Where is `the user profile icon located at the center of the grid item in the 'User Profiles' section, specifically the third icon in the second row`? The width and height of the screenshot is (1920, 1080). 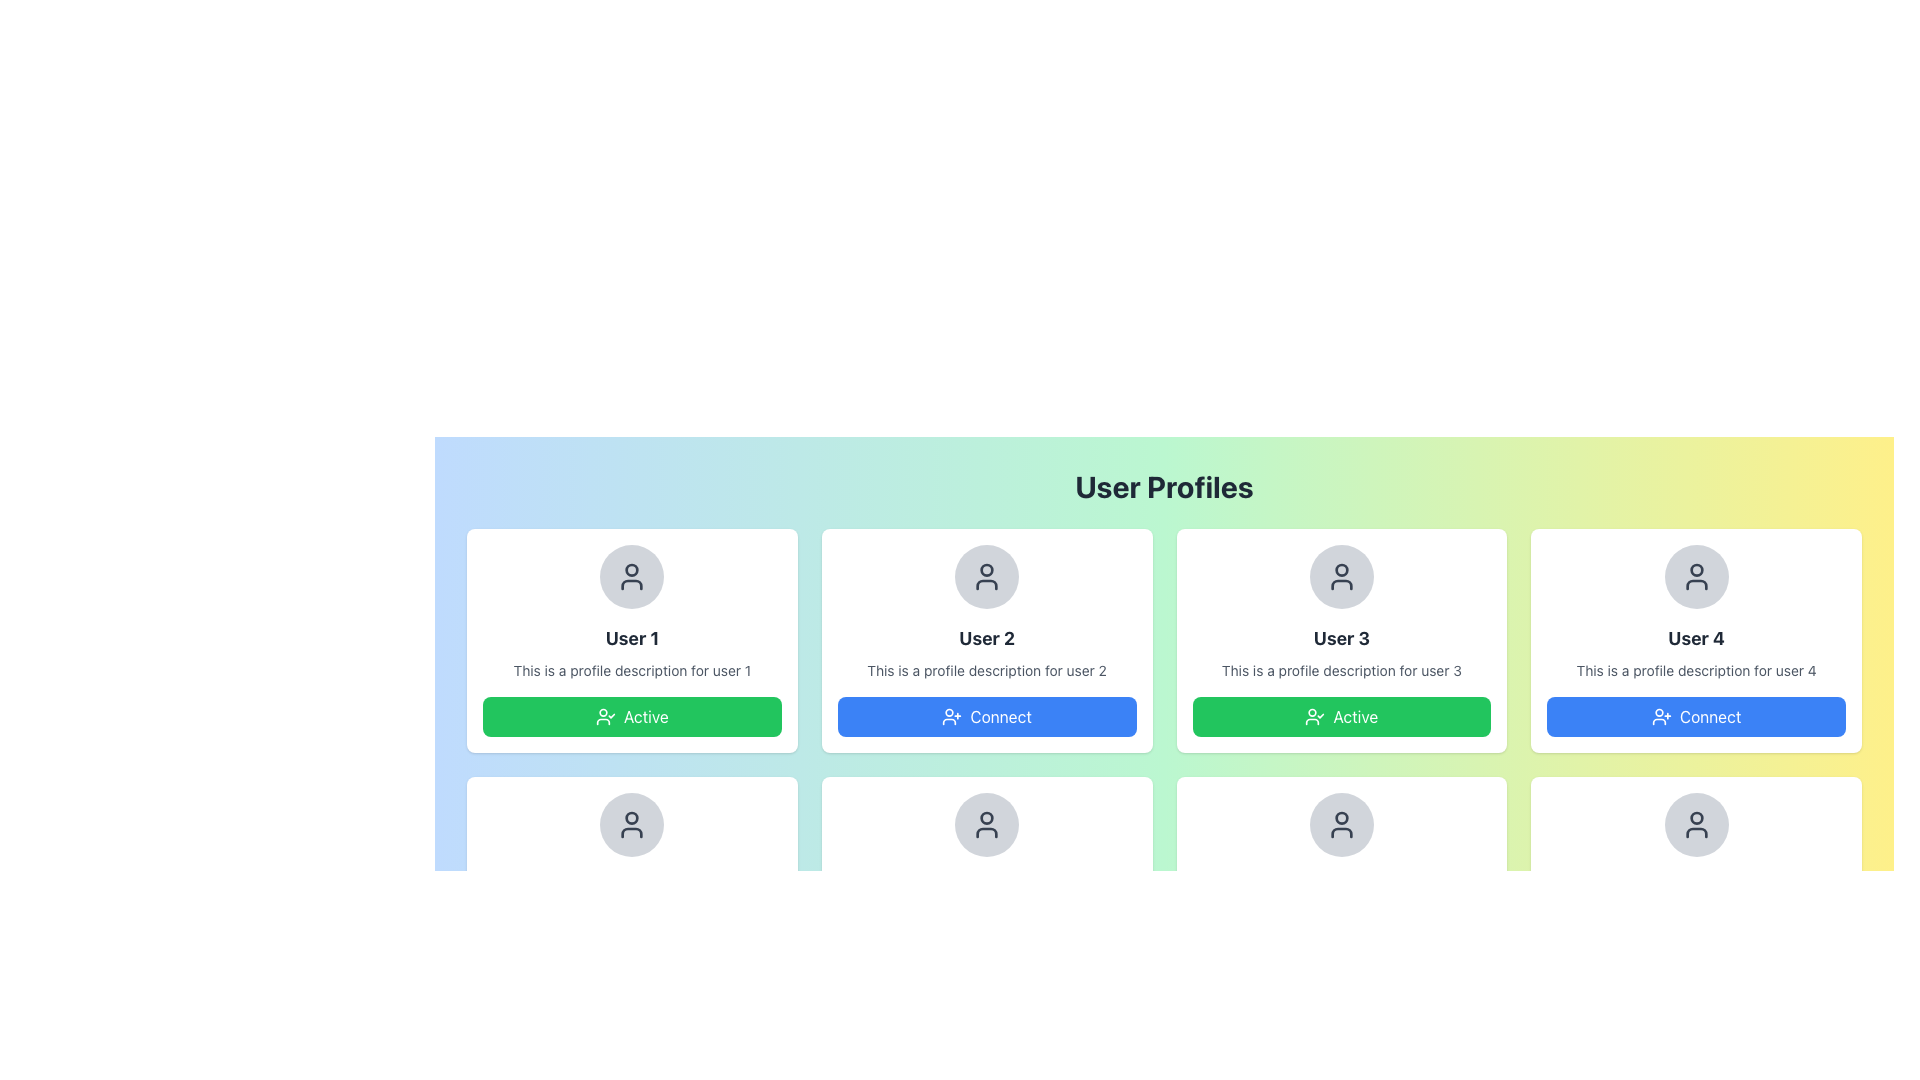 the user profile icon located at the center of the grid item in the 'User Profiles' section, specifically the third icon in the second row is located at coordinates (1341, 825).